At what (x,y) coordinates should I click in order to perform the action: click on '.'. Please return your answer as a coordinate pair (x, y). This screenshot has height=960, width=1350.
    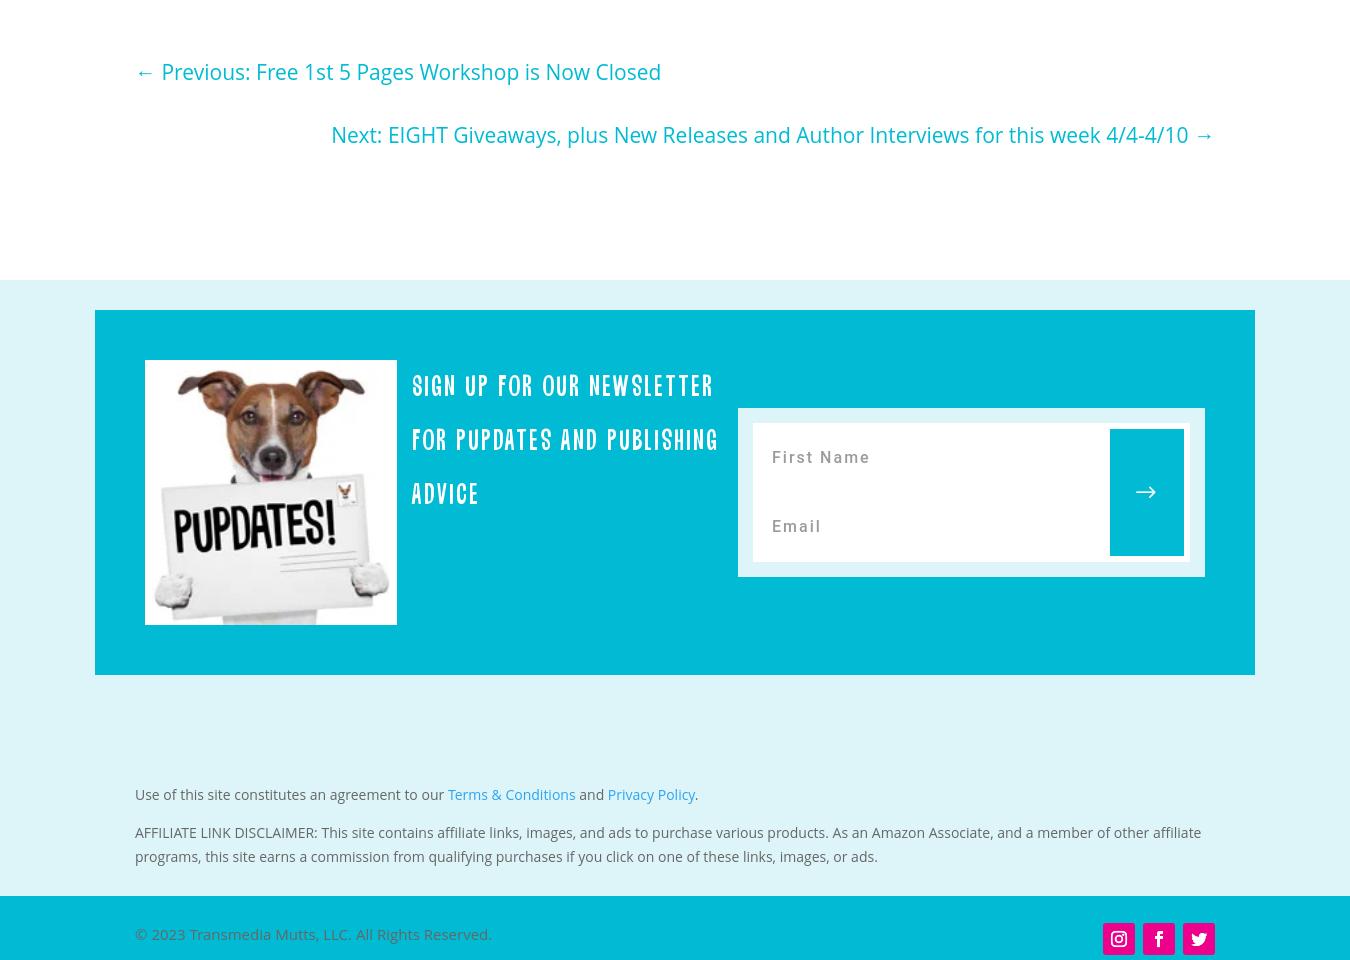
    Looking at the image, I should click on (695, 794).